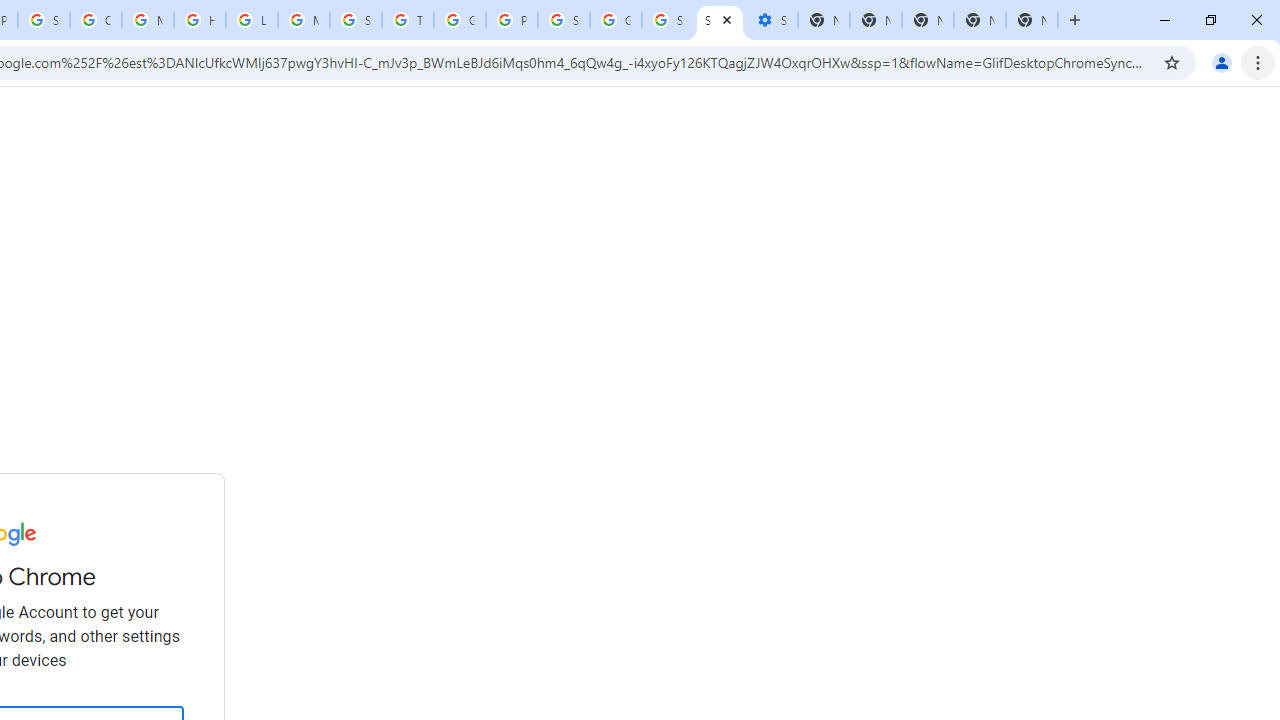 The height and width of the screenshot is (720, 1280). What do you see at coordinates (459, 20) in the screenshot?
I see `'Google Ads - Sign in'` at bounding box center [459, 20].